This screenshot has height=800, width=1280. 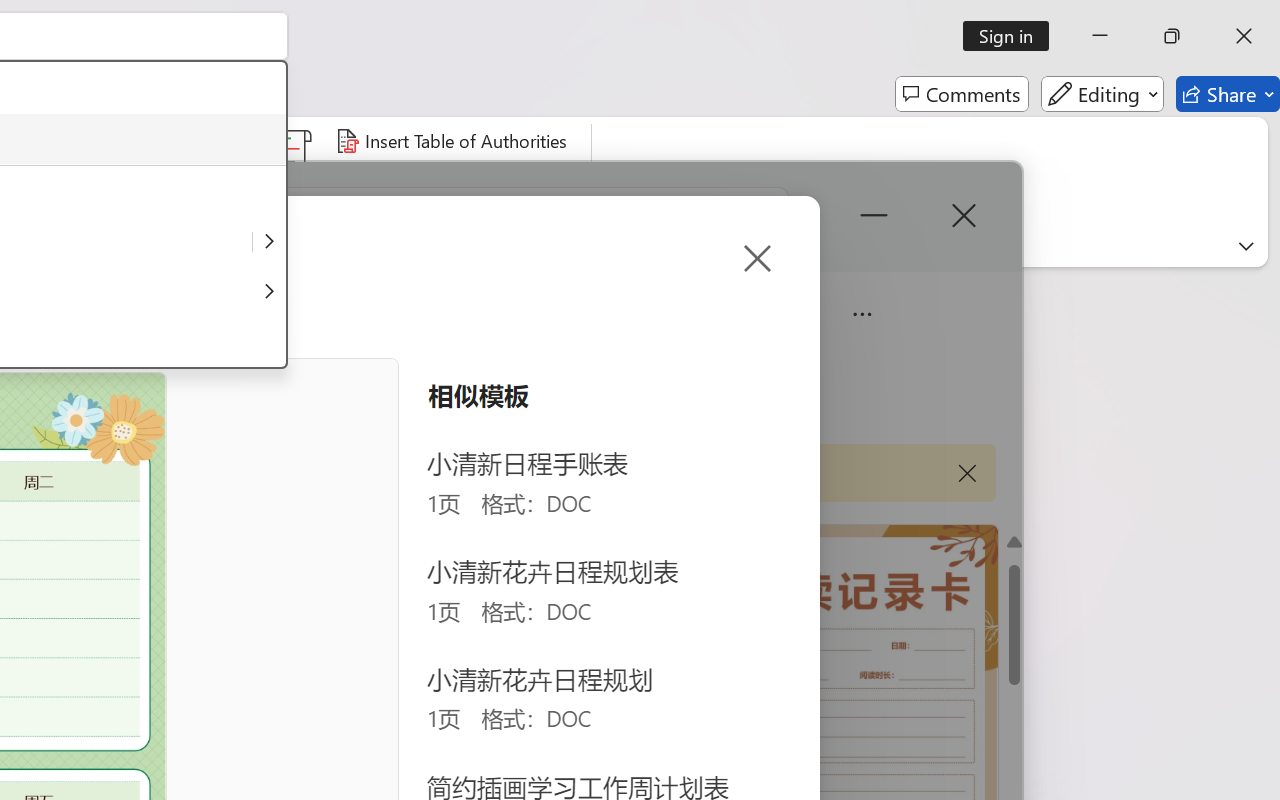 I want to click on 'Editing', so click(x=1101, y=94).